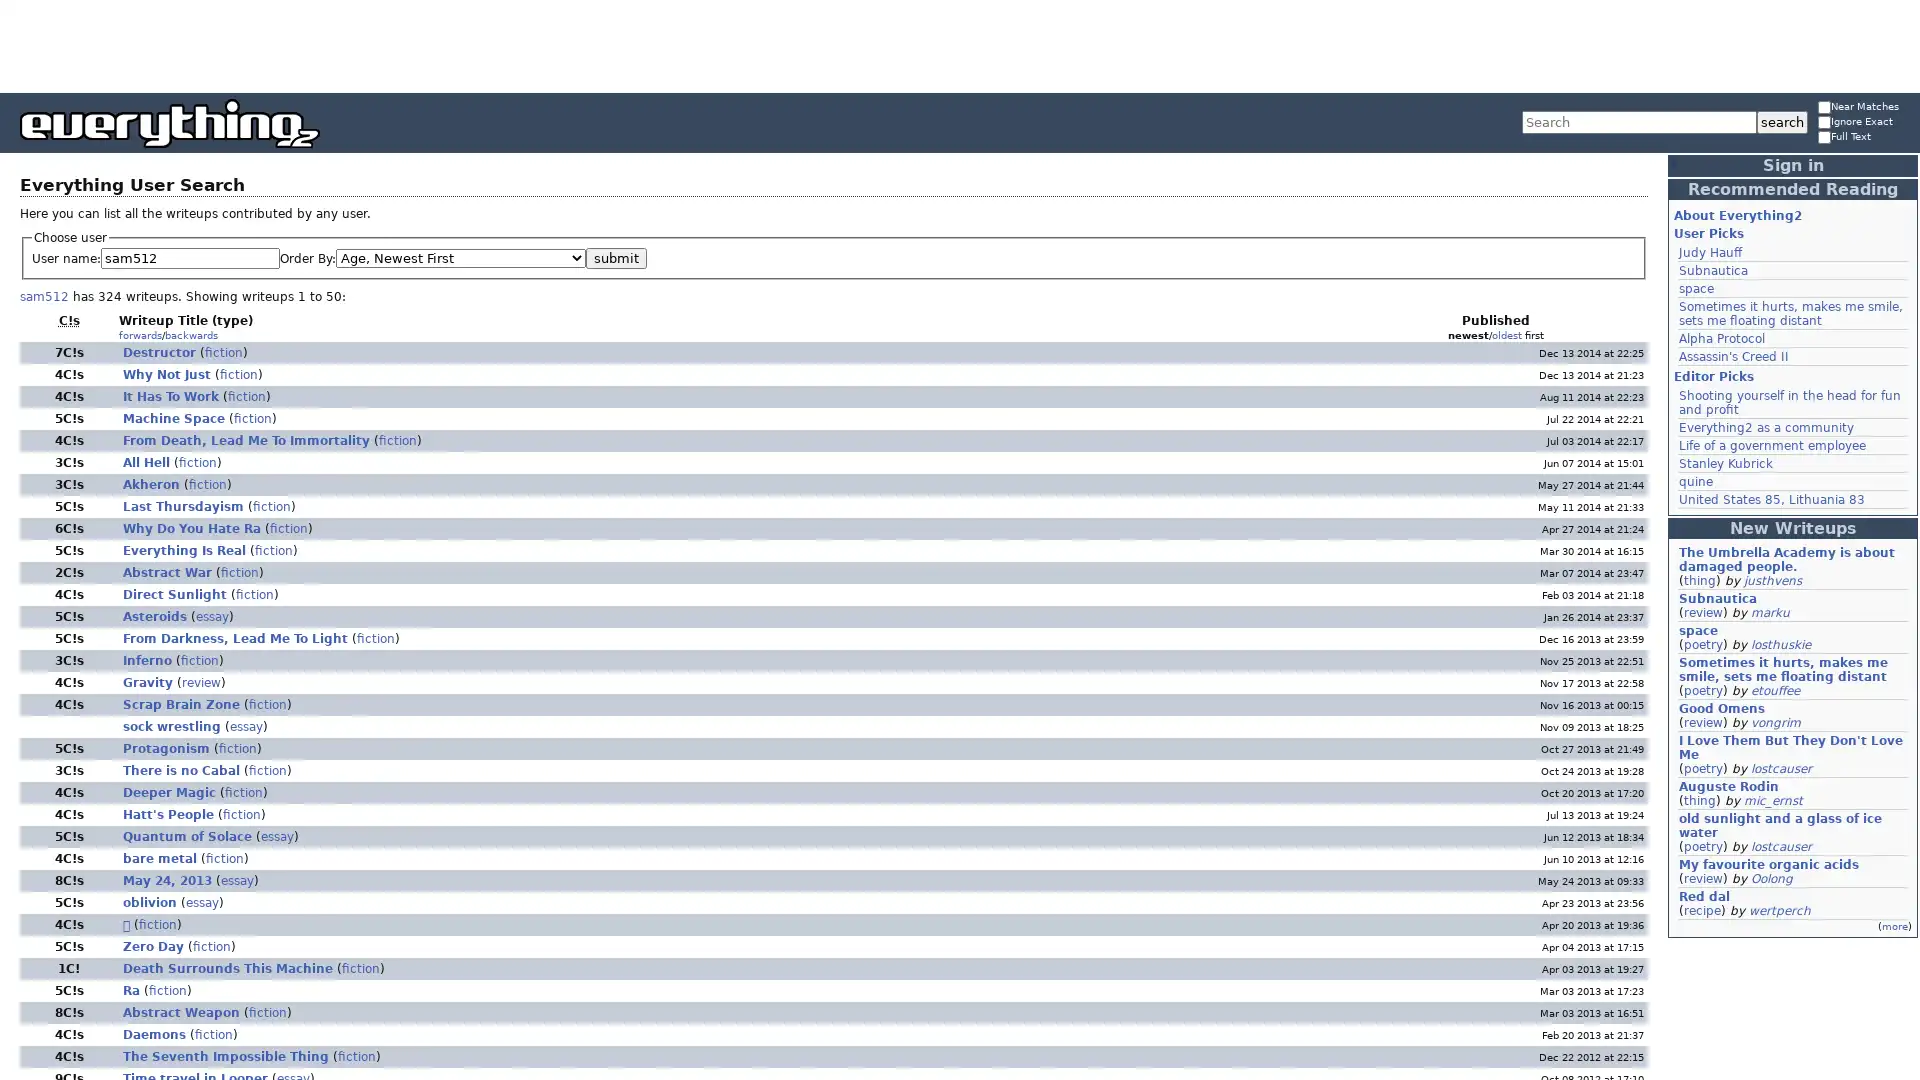  Describe the element at coordinates (1782, 122) in the screenshot. I see `search` at that location.